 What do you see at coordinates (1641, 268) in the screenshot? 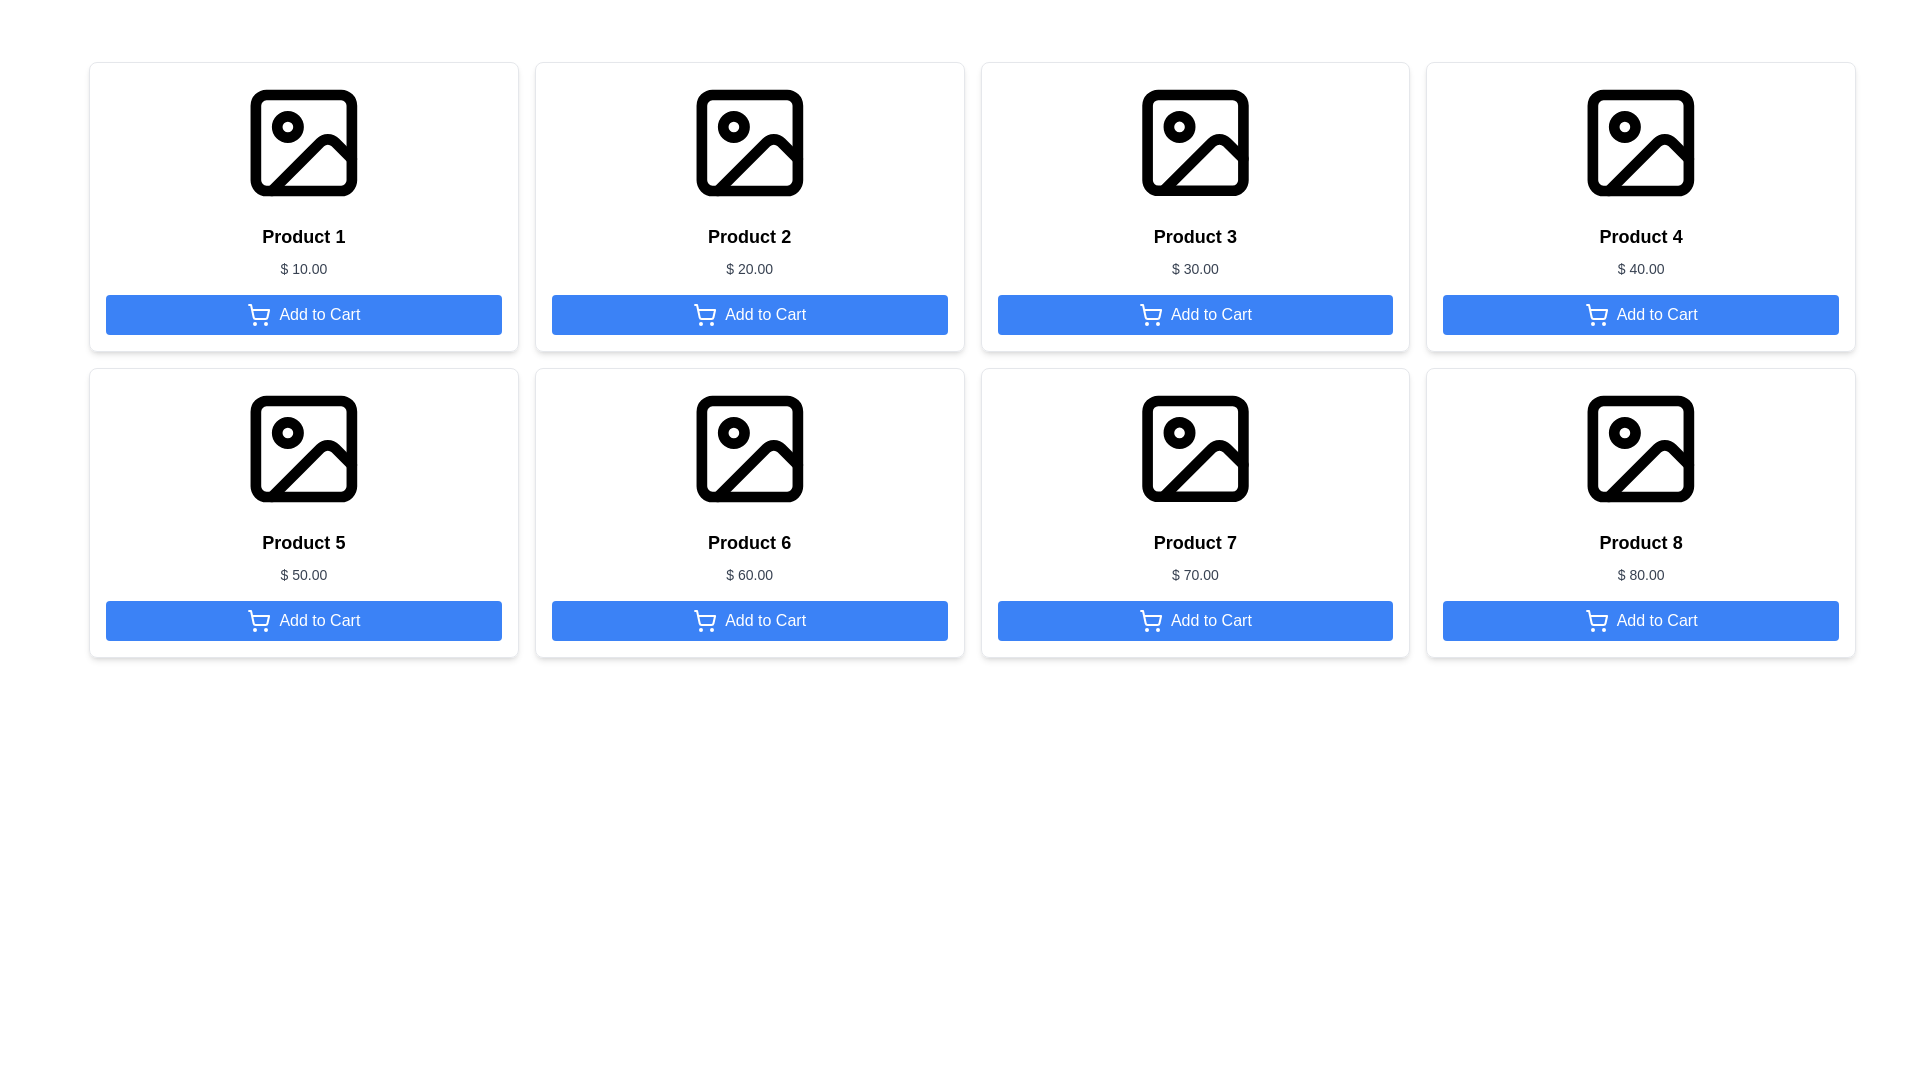
I see `the static text label displaying '$ 40.00', which is positioned below the label 'Product 4' and above the 'Add to Cart' button` at bounding box center [1641, 268].